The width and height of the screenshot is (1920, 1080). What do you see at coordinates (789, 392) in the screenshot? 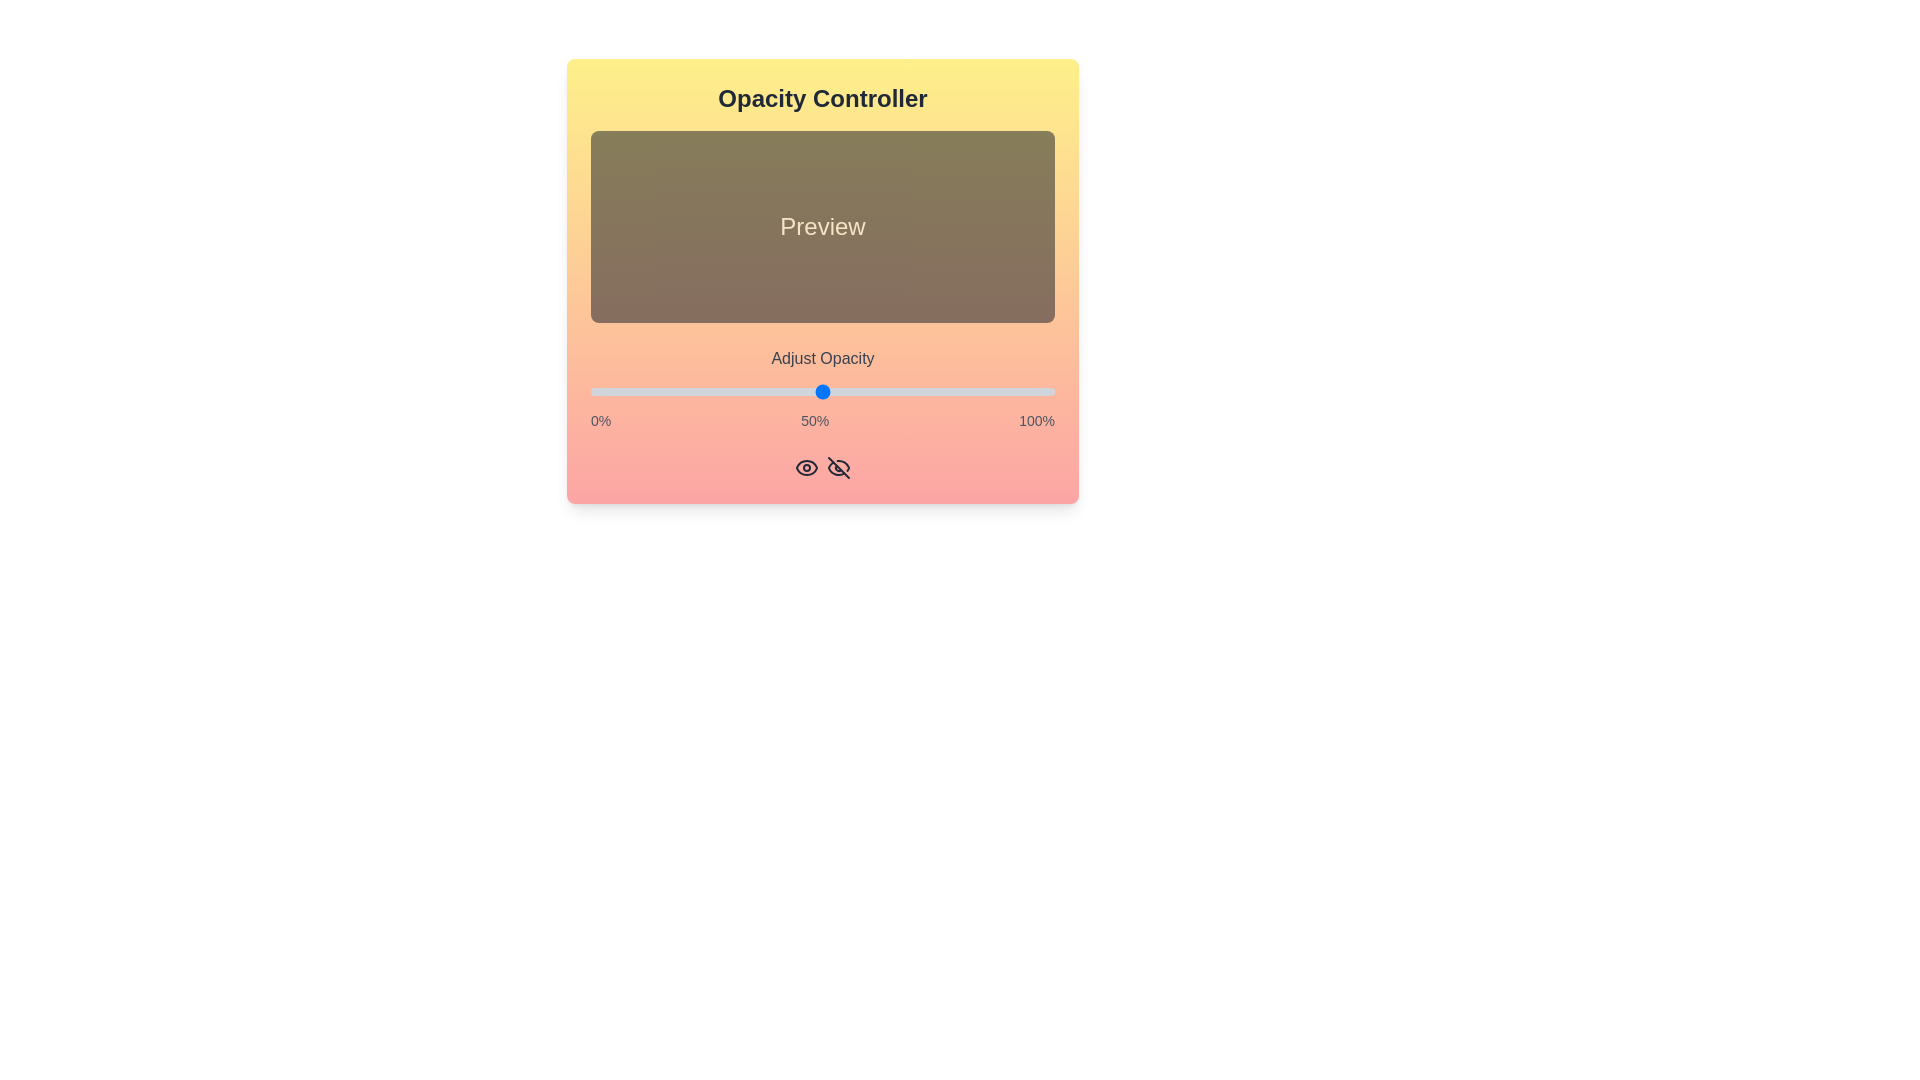
I see `the opacity slider to 43%` at bounding box center [789, 392].